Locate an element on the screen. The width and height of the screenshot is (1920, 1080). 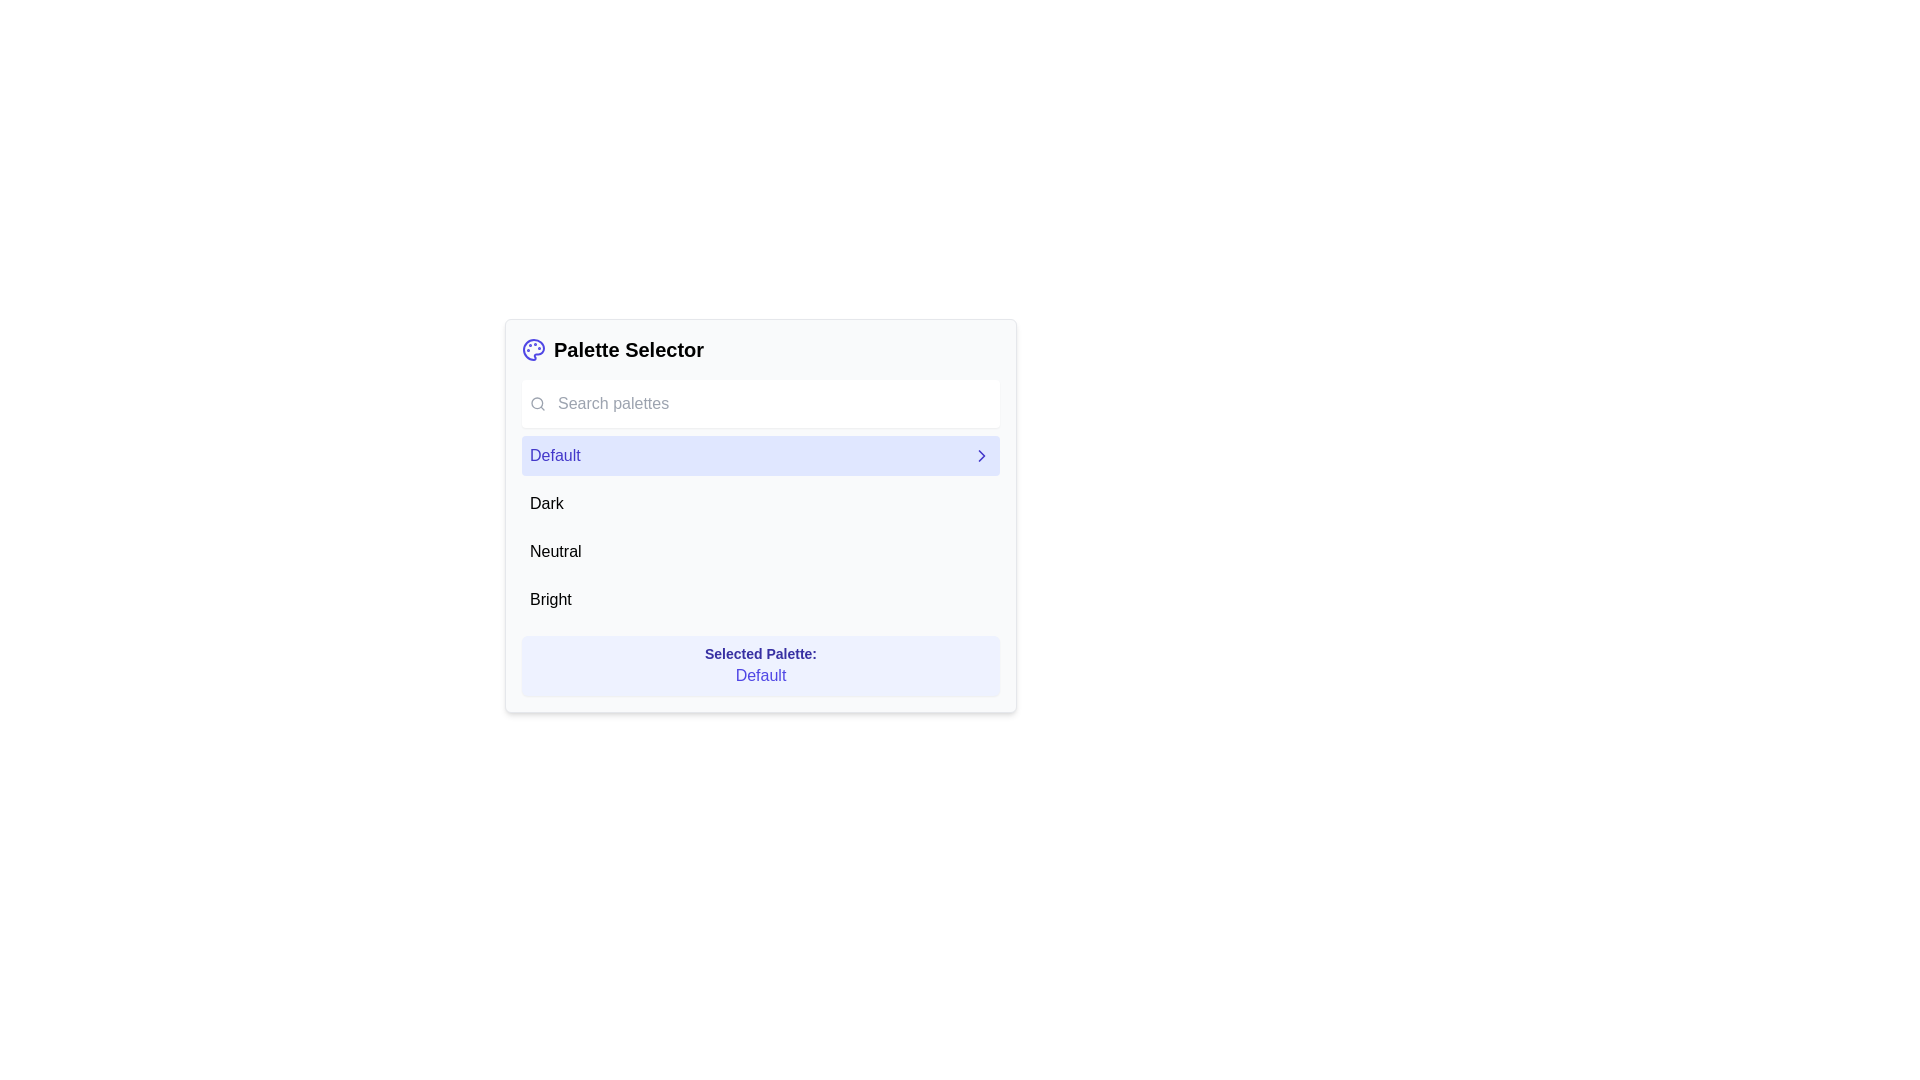
the label indicating the section about the selected palette, which is positioned above the text 'Default' in an indigo highlighted box is located at coordinates (760, 654).